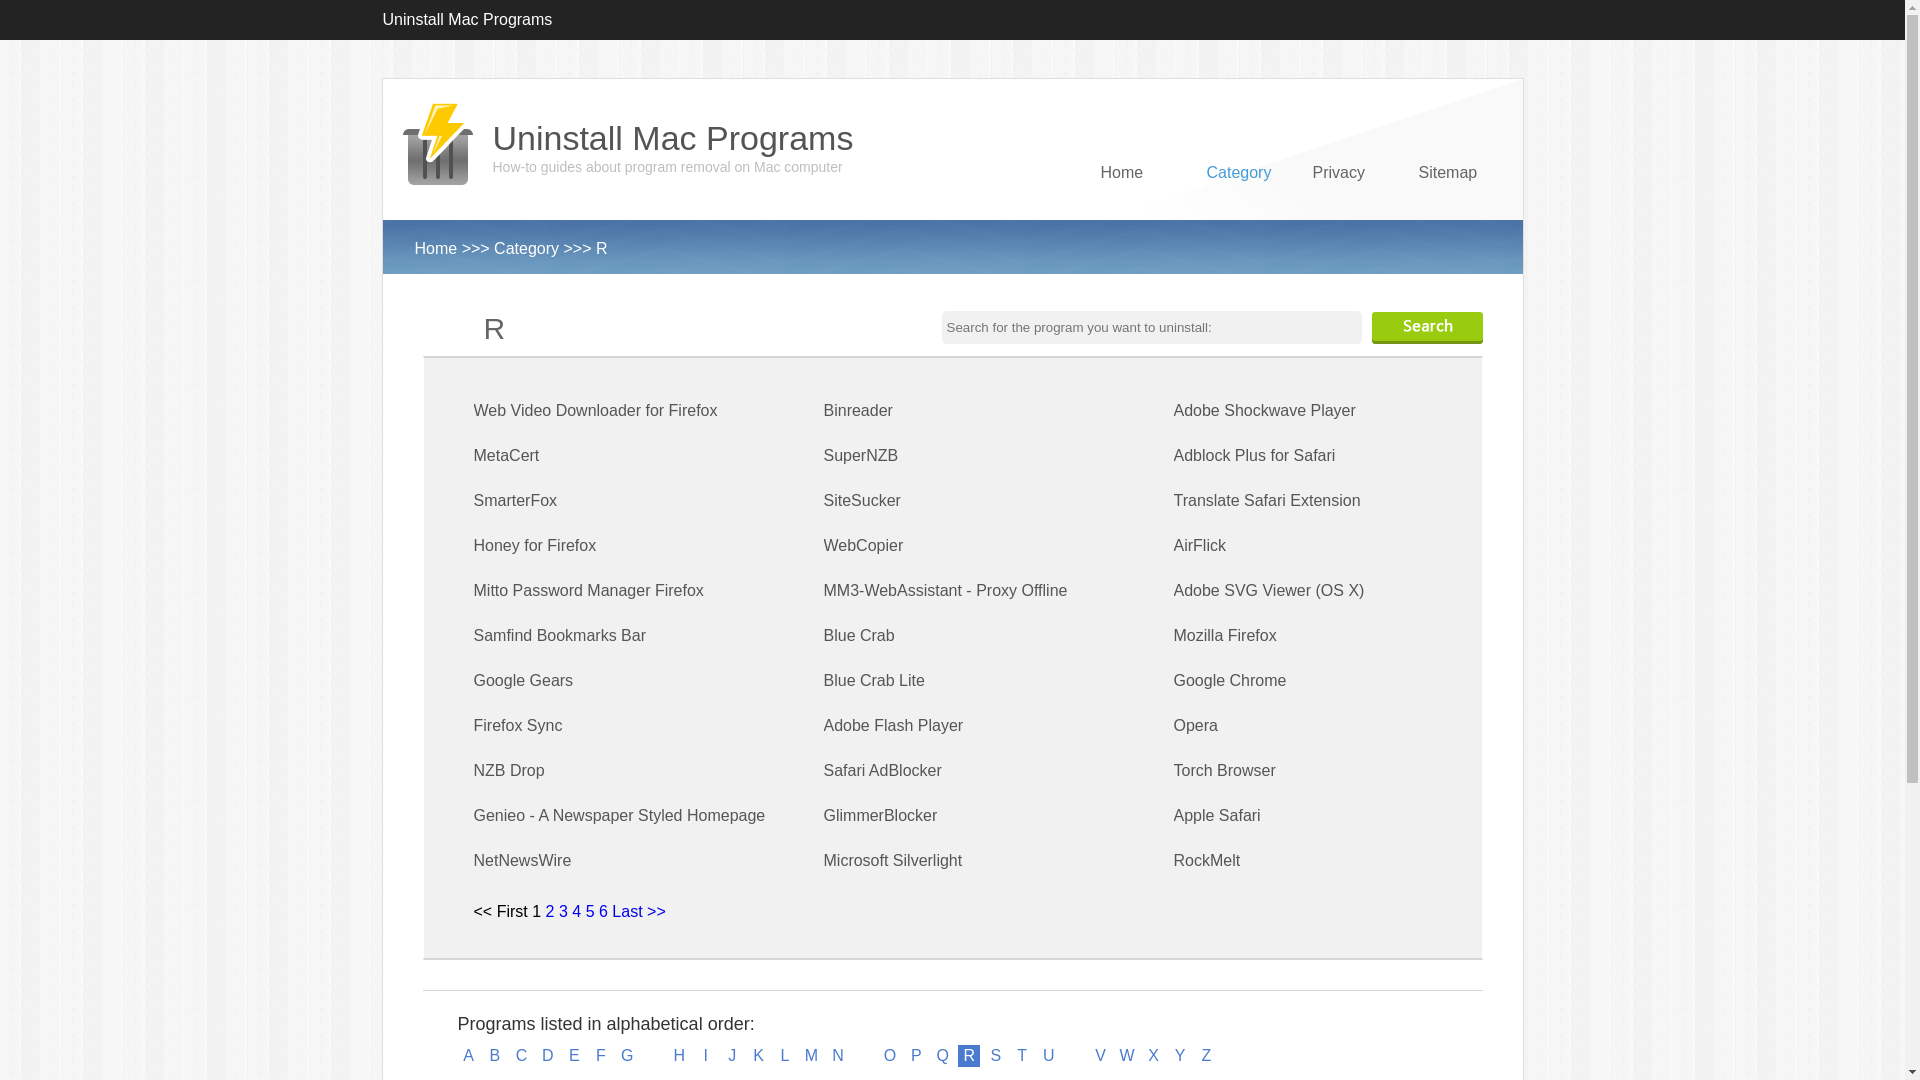  Describe the element at coordinates (1416, 208) in the screenshot. I see `'Sitemap'` at that location.